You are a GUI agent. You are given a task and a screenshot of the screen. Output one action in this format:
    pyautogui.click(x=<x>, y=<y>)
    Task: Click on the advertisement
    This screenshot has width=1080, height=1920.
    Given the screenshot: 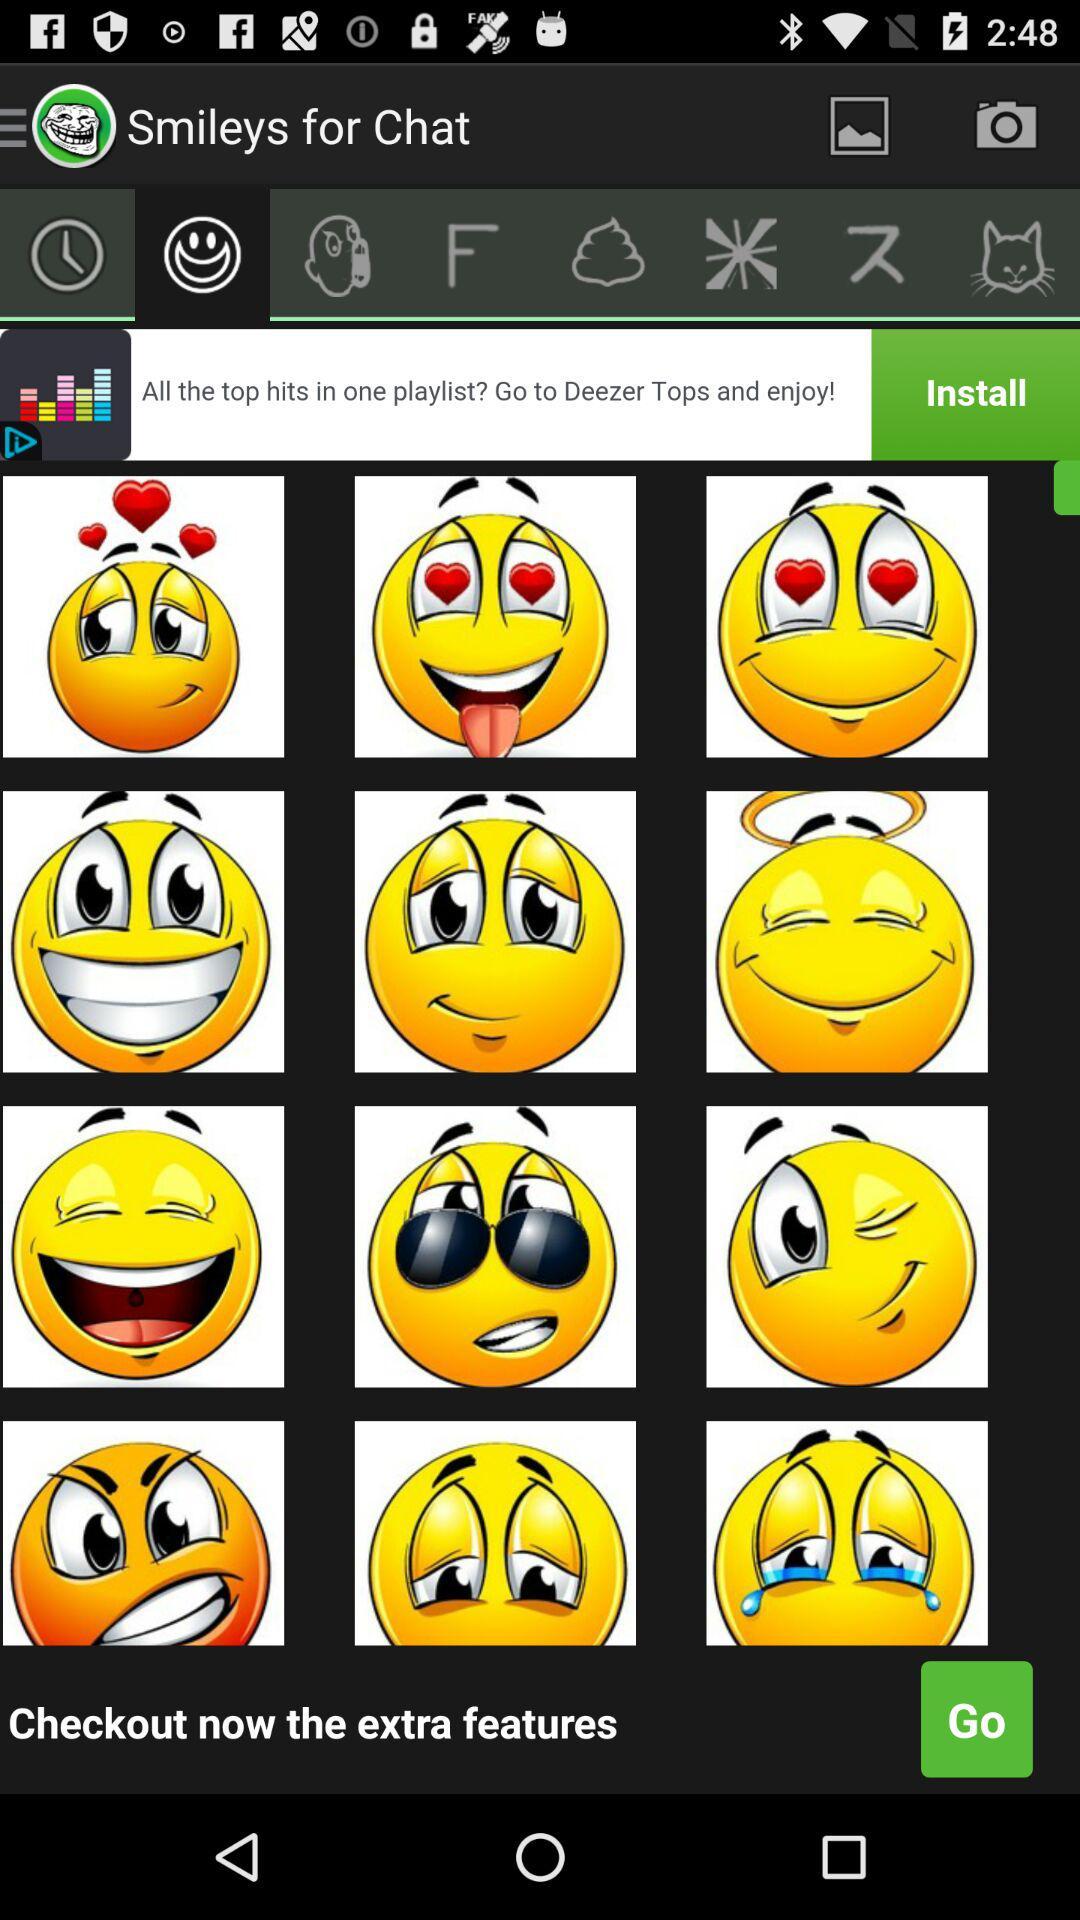 What is the action you would take?
    pyautogui.click(x=540, y=394)
    